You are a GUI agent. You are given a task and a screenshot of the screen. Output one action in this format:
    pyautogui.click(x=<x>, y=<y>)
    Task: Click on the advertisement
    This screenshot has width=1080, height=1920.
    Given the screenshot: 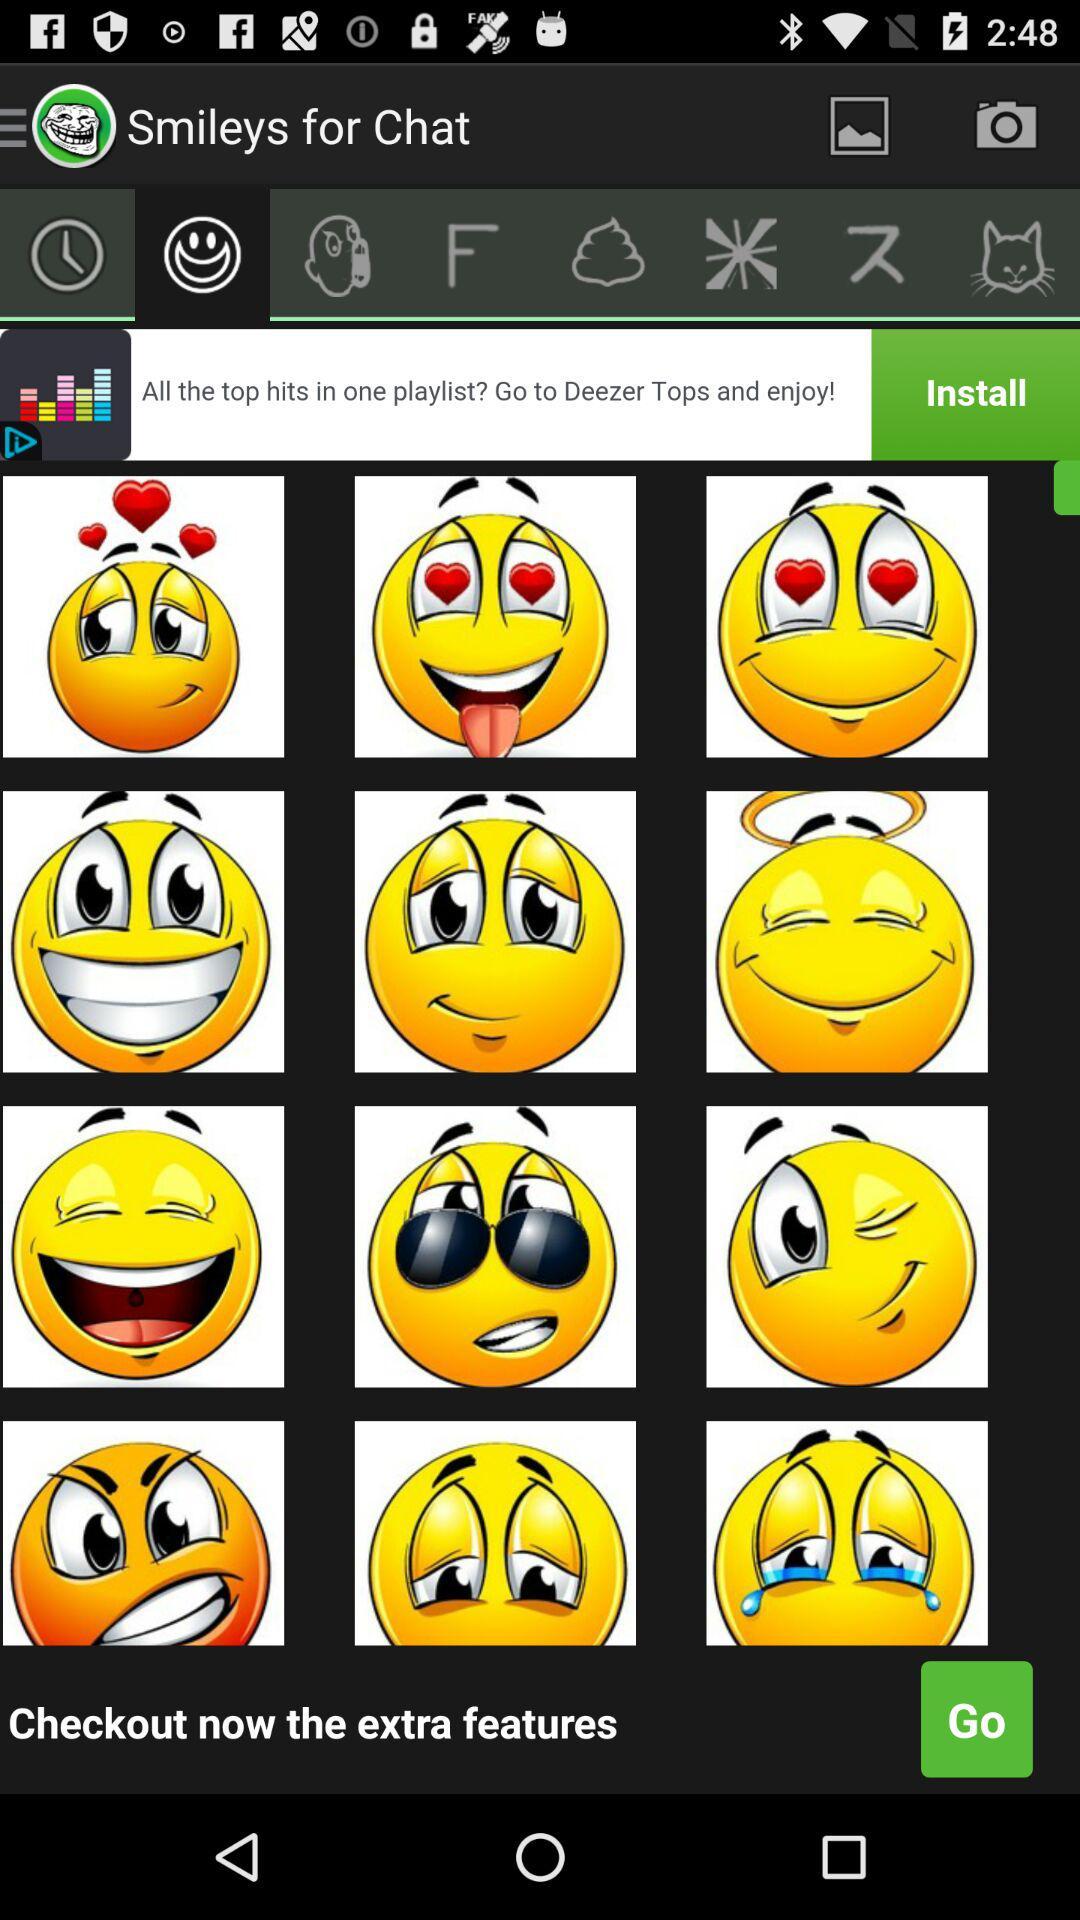 What is the action you would take?
    pyautogui.click(x=540, y=394)
    